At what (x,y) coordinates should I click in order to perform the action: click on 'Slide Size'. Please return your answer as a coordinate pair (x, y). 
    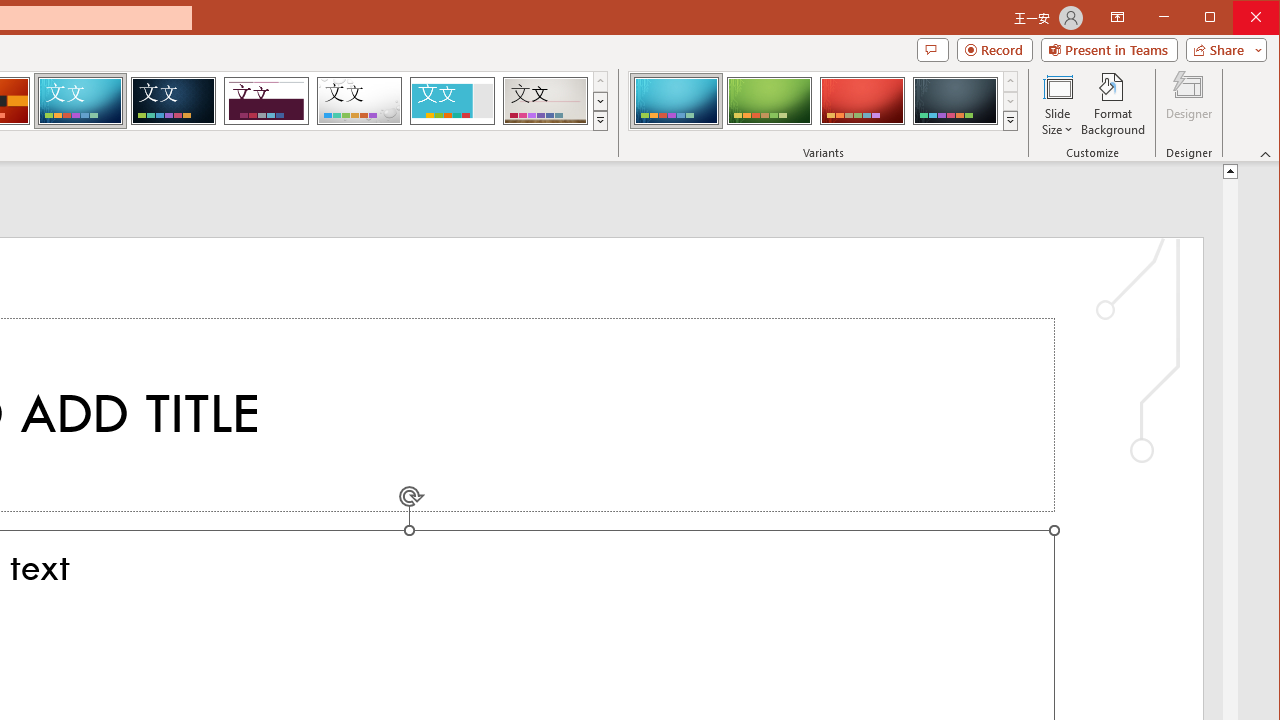
    Looking at the image, I should click on (1056, 104).